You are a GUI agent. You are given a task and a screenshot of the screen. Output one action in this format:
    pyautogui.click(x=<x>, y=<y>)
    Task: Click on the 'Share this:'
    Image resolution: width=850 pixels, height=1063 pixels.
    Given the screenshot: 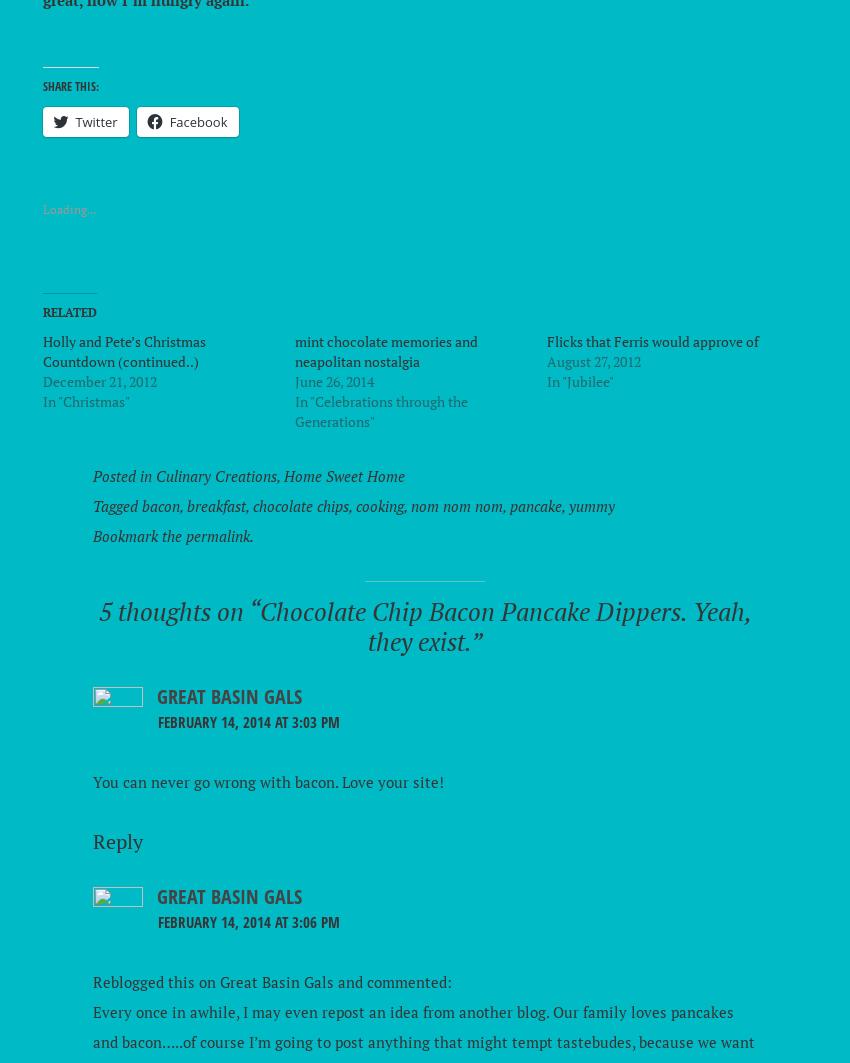 What is the action you would take?
    pyautogui.click(x=70, y=85)
    